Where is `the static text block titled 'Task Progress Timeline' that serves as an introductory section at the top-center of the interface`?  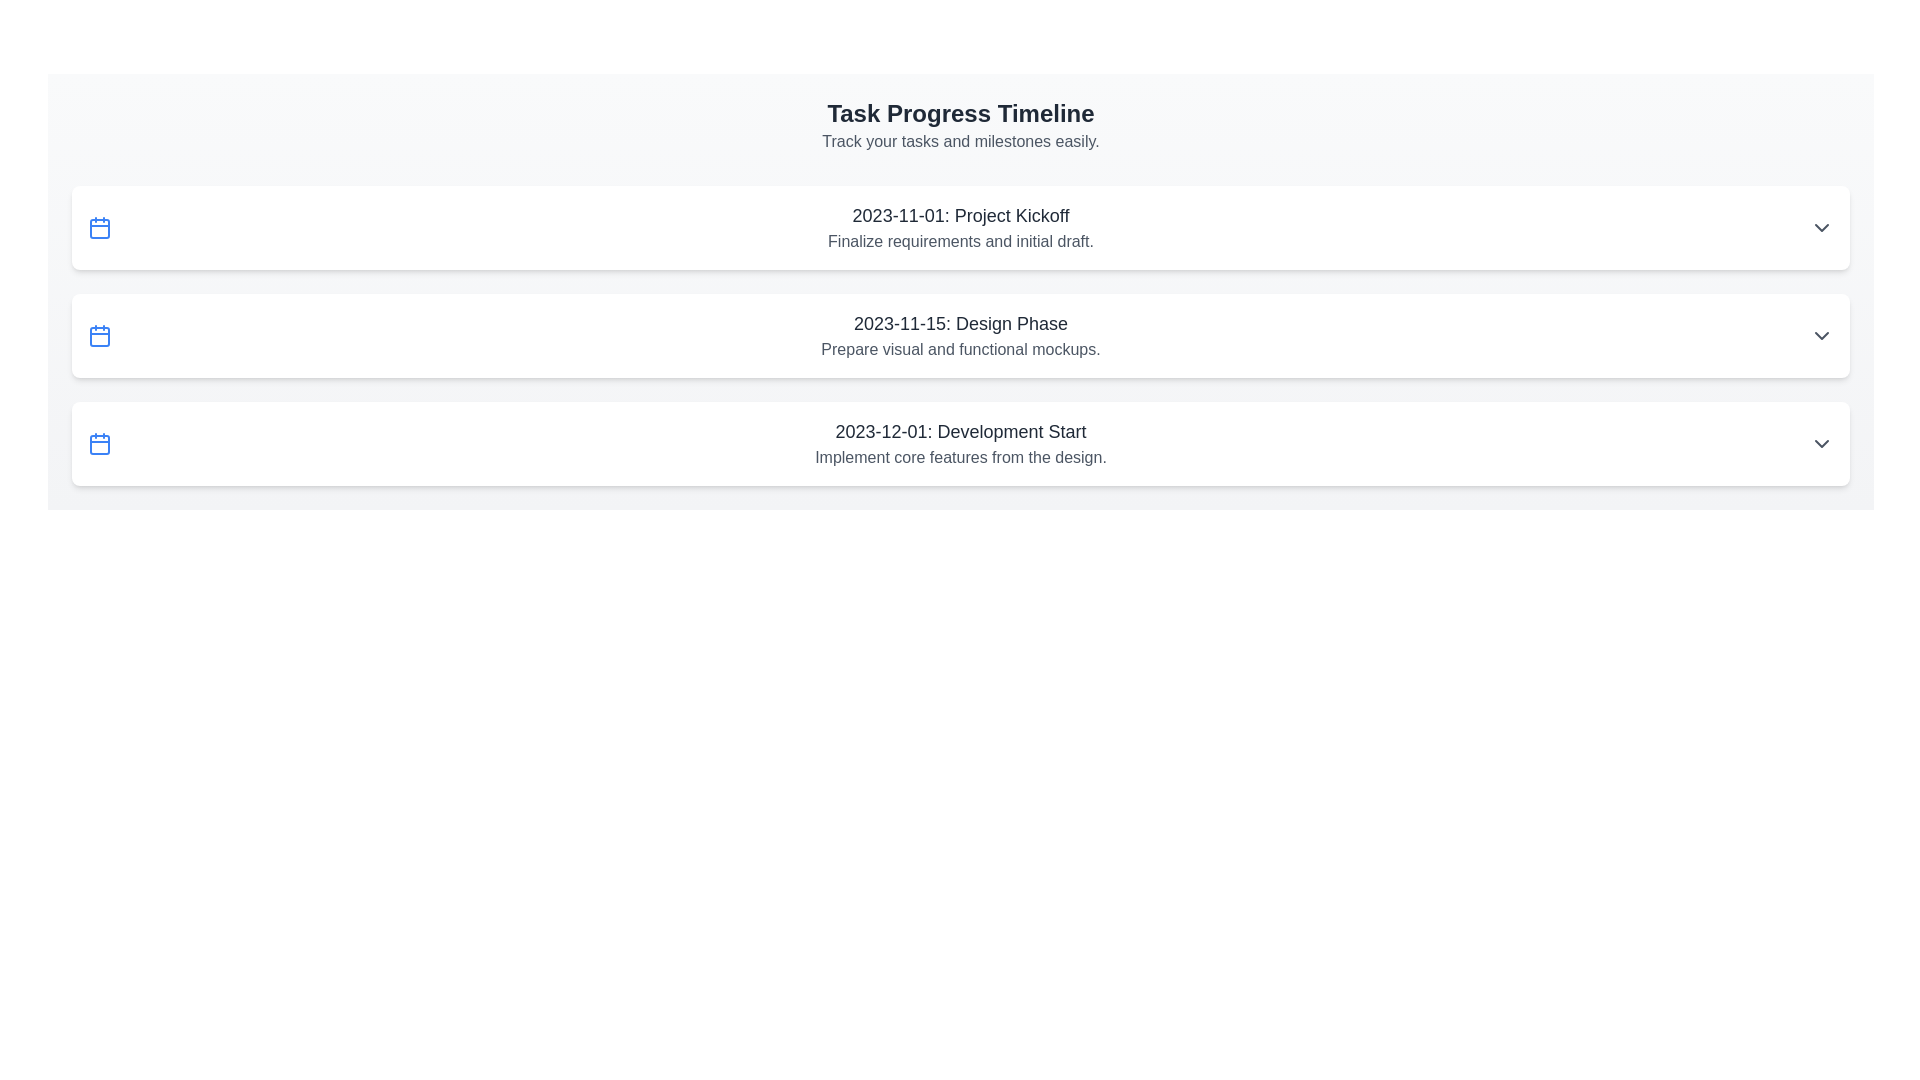 the static text block titled 'Task Progress Timeline' that serves as an introductory section at the top-center of the interface is located at coordinates (960, 126).